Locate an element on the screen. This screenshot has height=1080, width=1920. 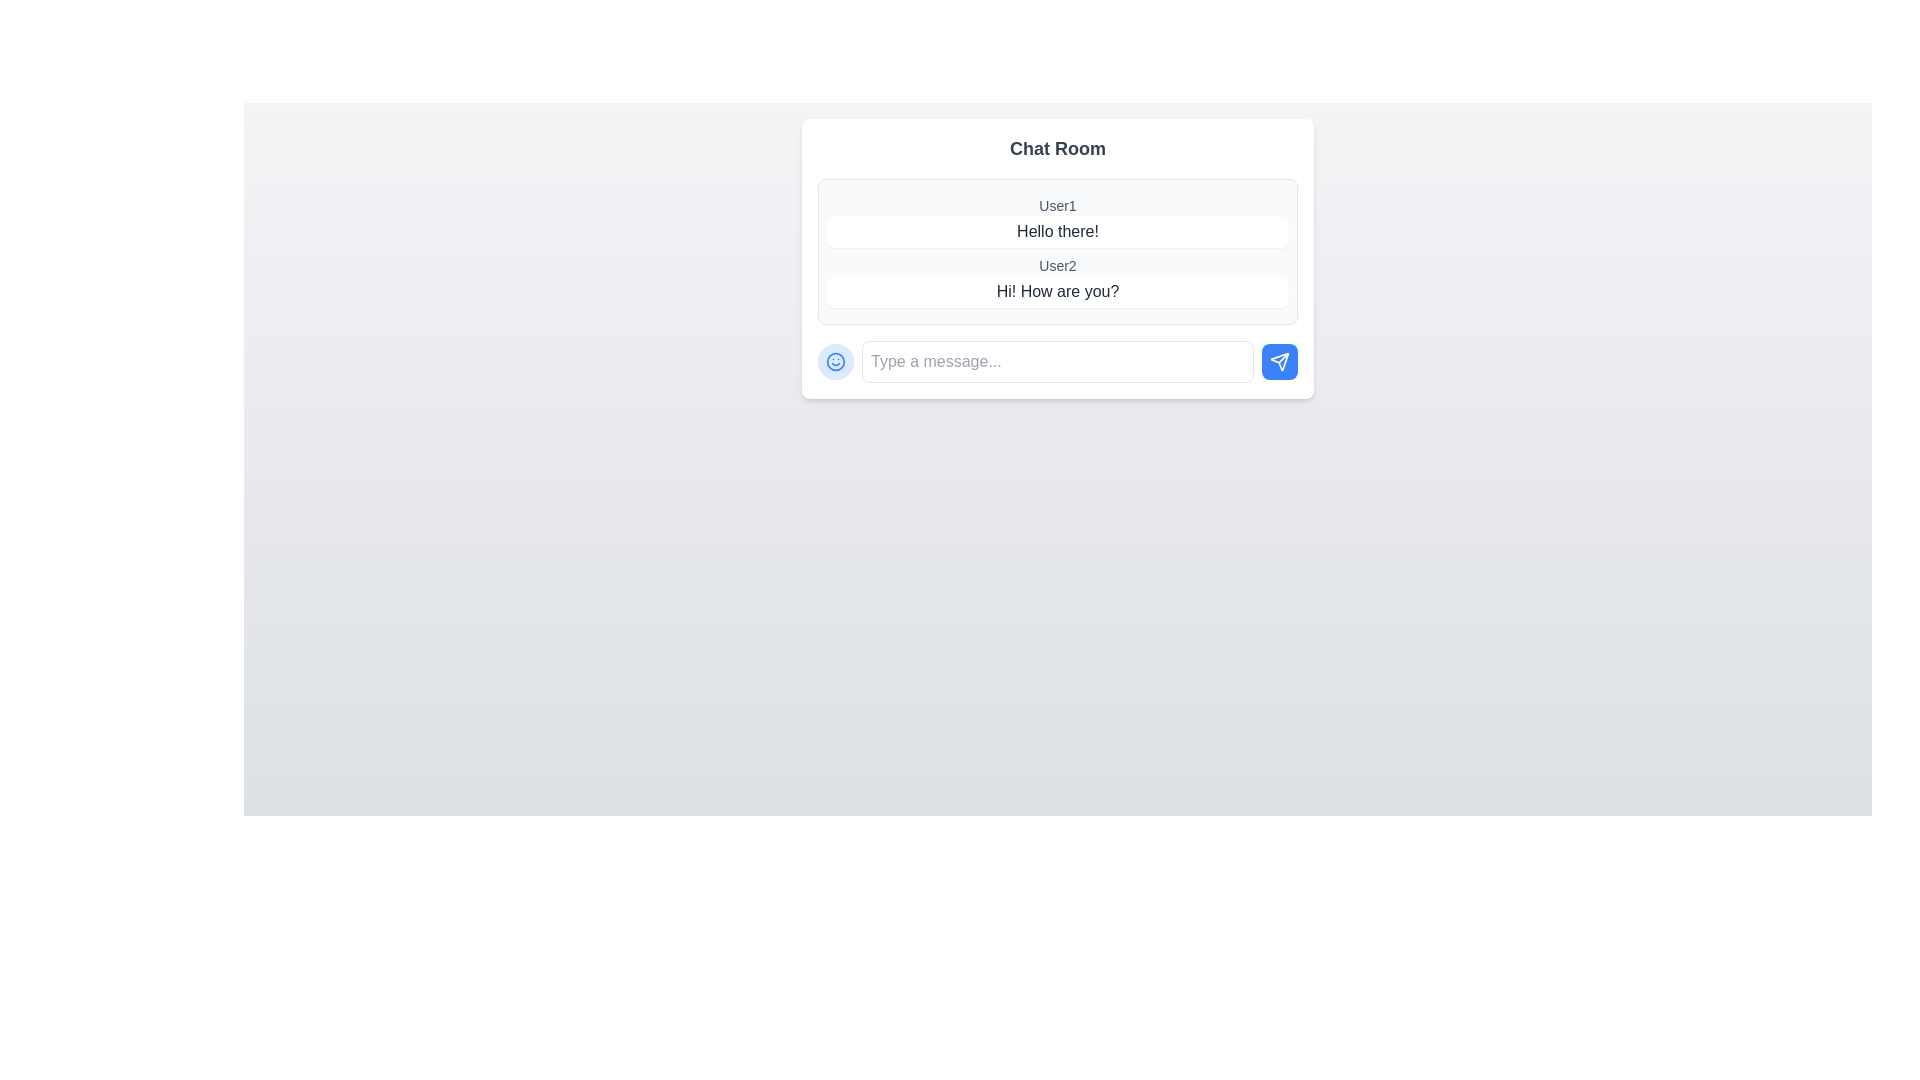
the smiley face icon button located at the bottom-left corner of the chat input box is located at coordinates (835, 362).